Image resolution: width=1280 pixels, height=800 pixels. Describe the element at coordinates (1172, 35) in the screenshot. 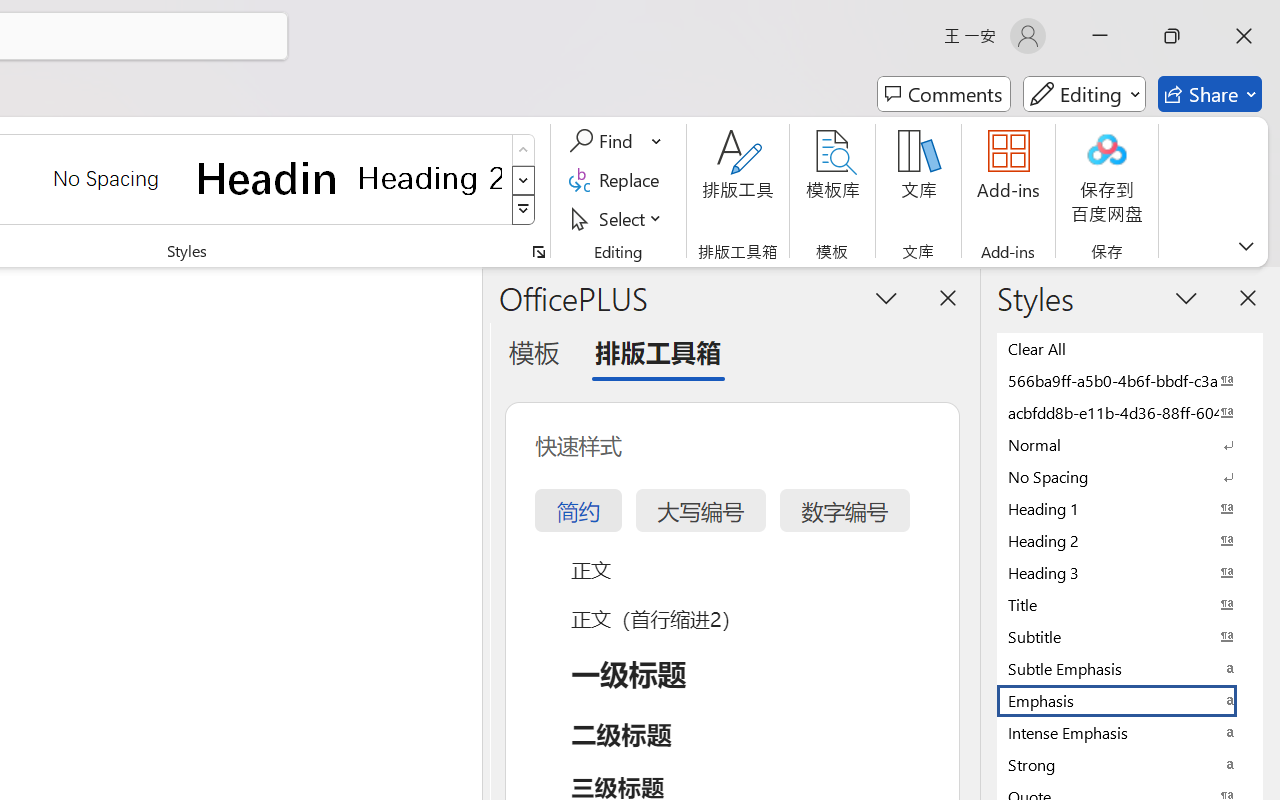

I see `'Restore Down'` at that location.